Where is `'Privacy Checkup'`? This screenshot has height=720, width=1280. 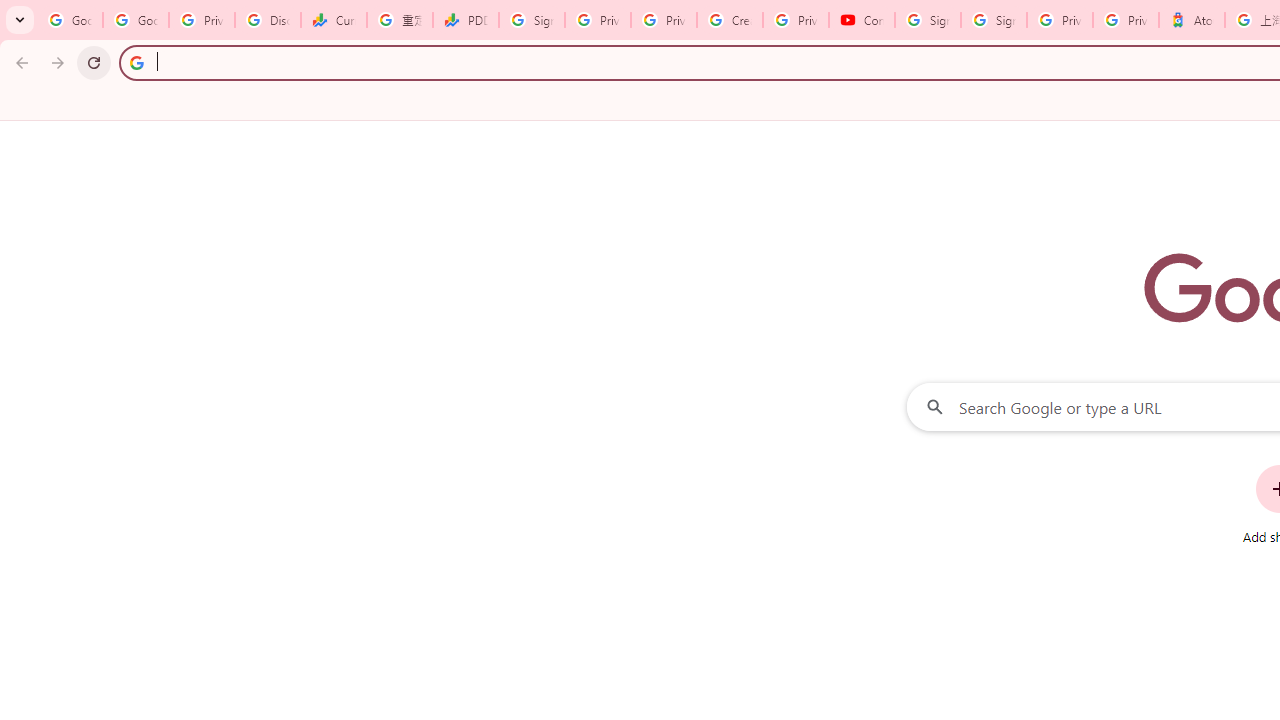
'Privacy Checkup' is located at coordinates (664, 20).